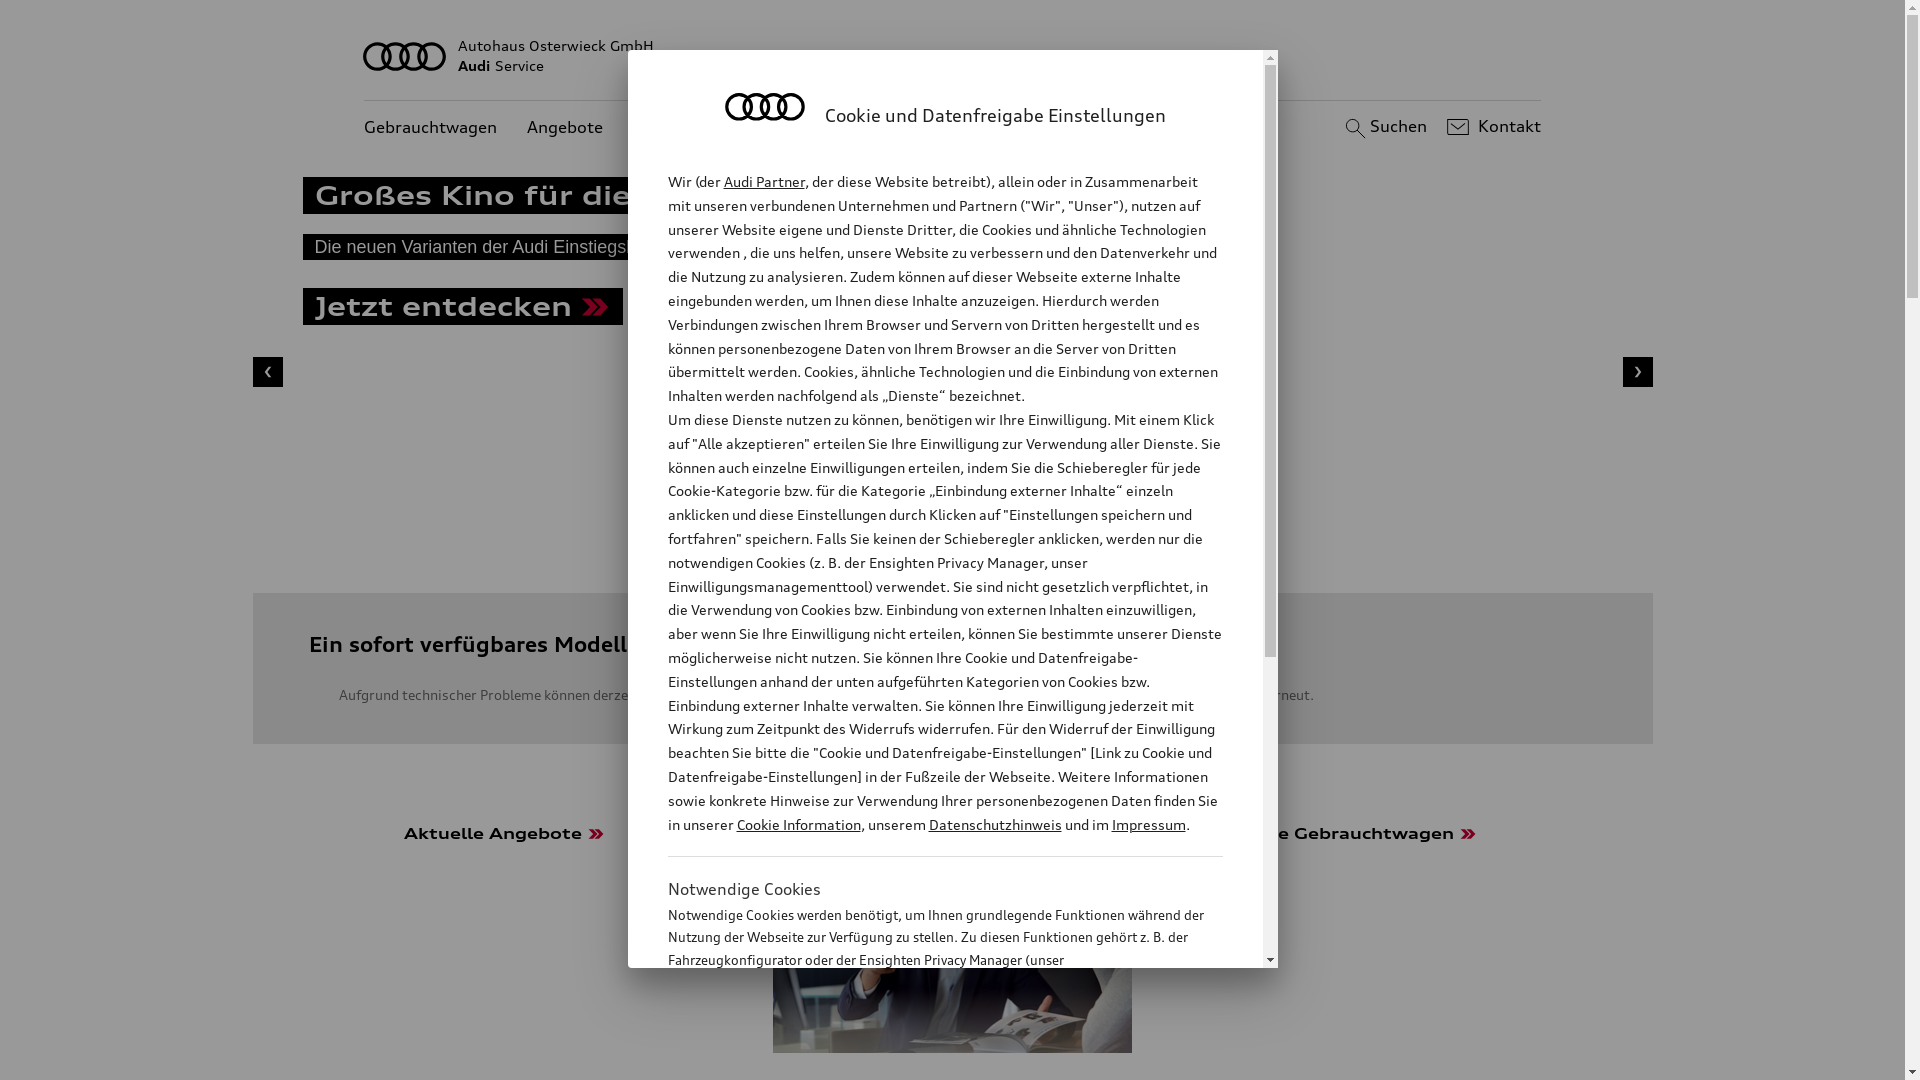  What do you see at coordinates (1491, 127) in the screenshot?
I see `'Kontakt'` at bounding box center [1491, 127].